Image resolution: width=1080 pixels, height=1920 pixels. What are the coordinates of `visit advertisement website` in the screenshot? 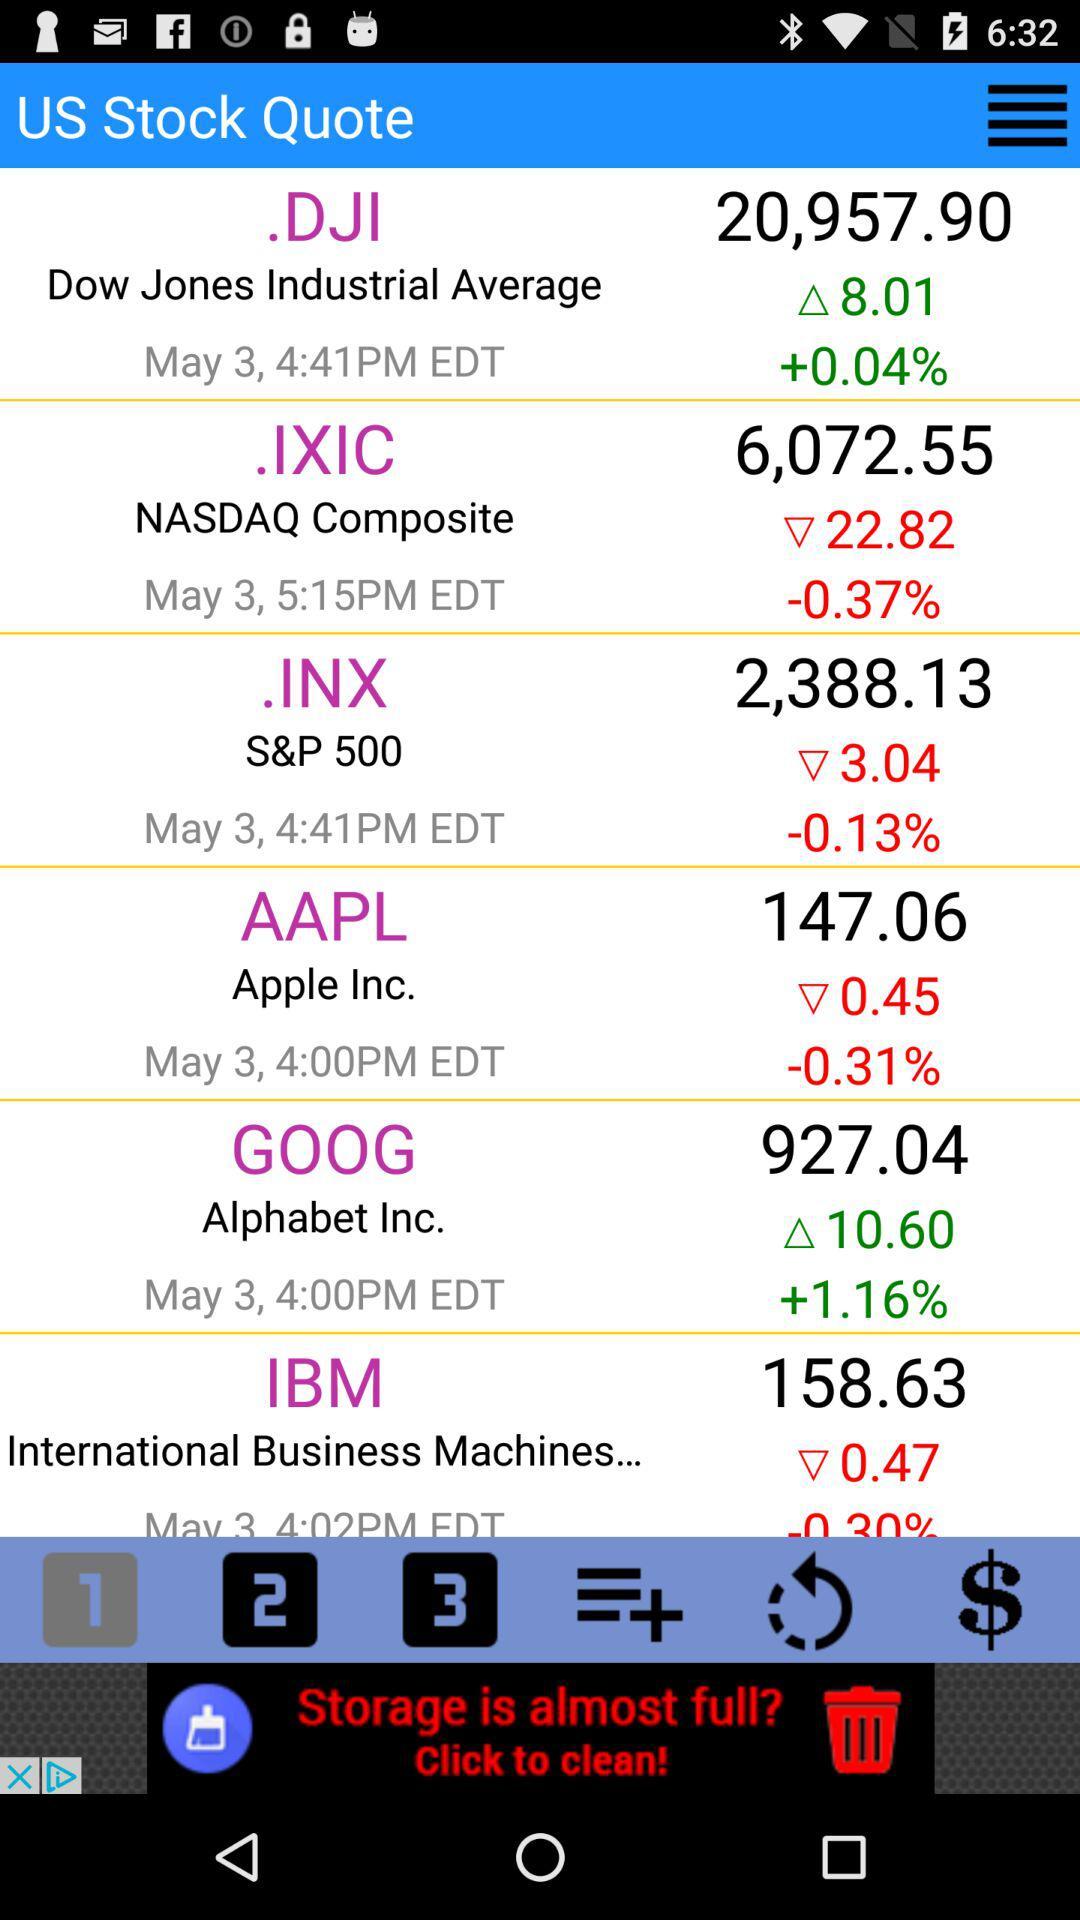 It's located at (540, 1727).